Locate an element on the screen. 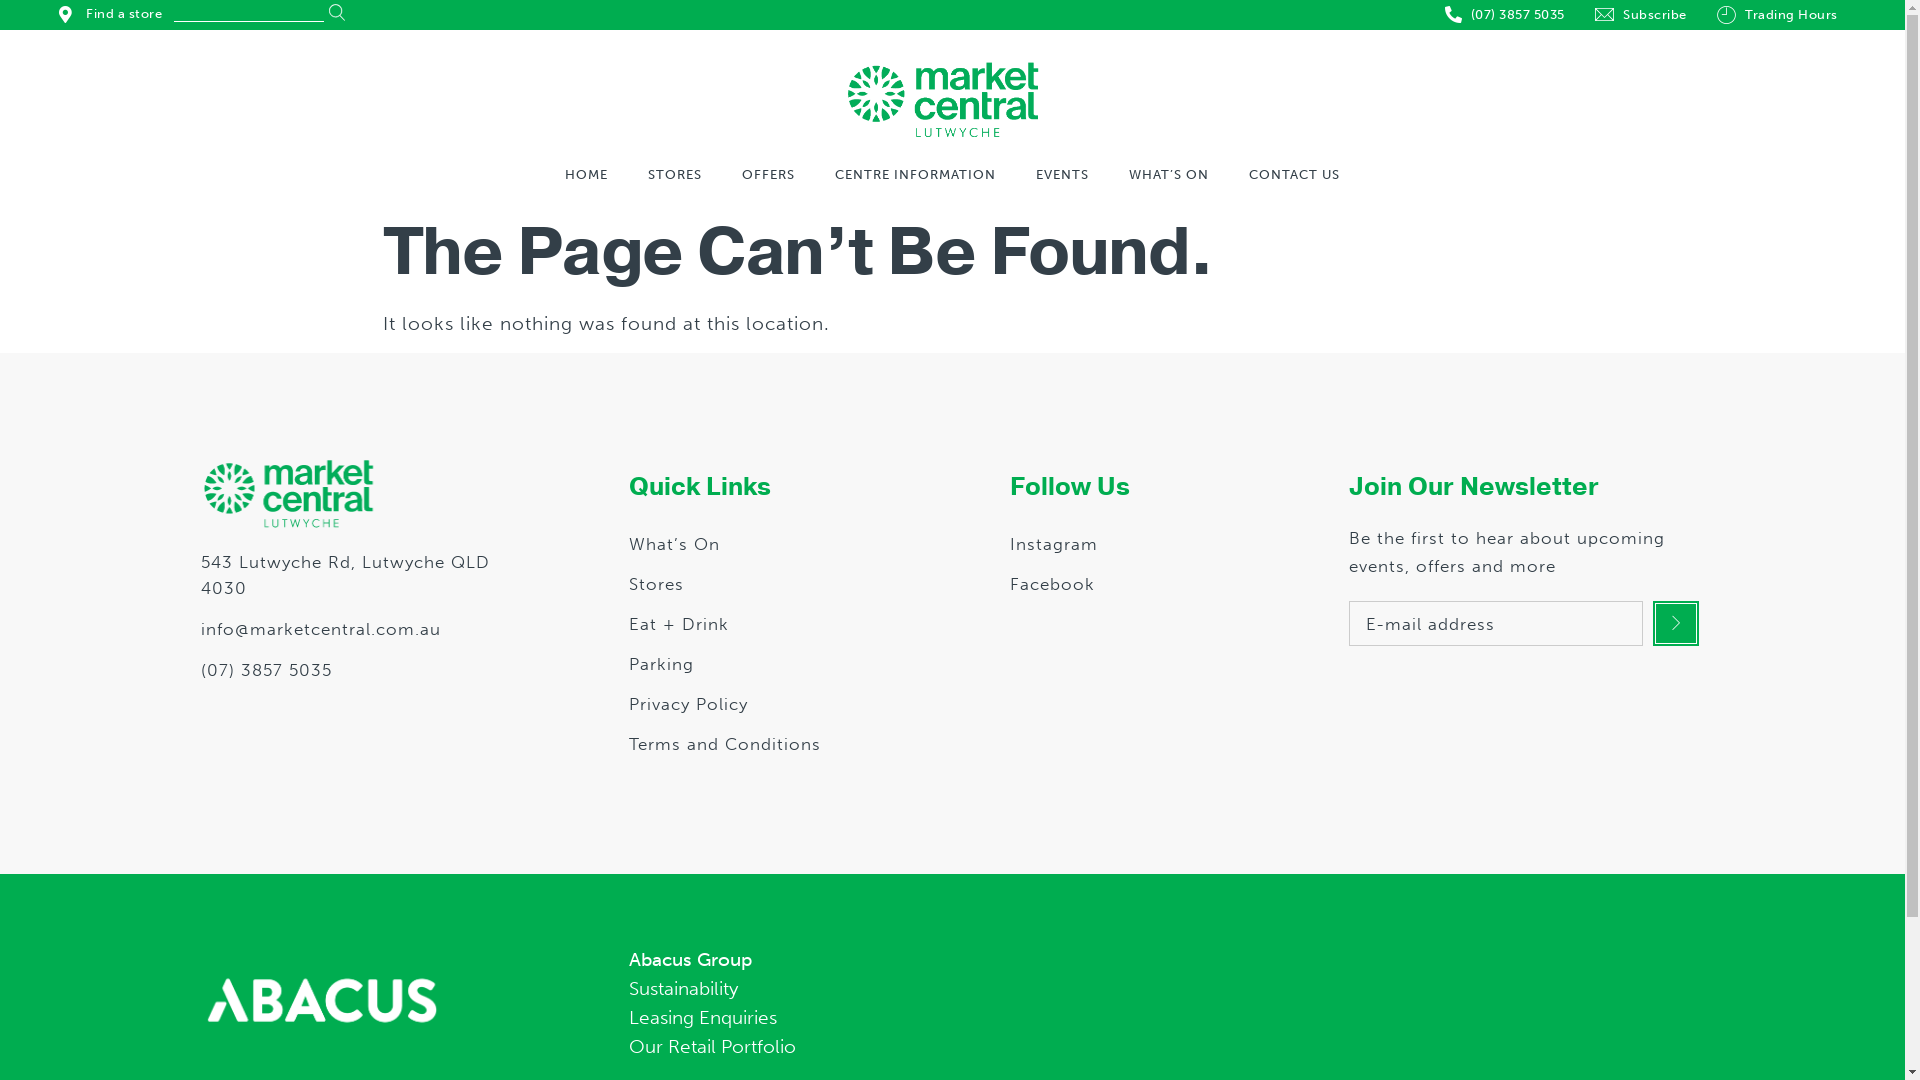 This screenshot has height=1080, width=1920. 'OFFERS' is located at coordinates (741, 173).